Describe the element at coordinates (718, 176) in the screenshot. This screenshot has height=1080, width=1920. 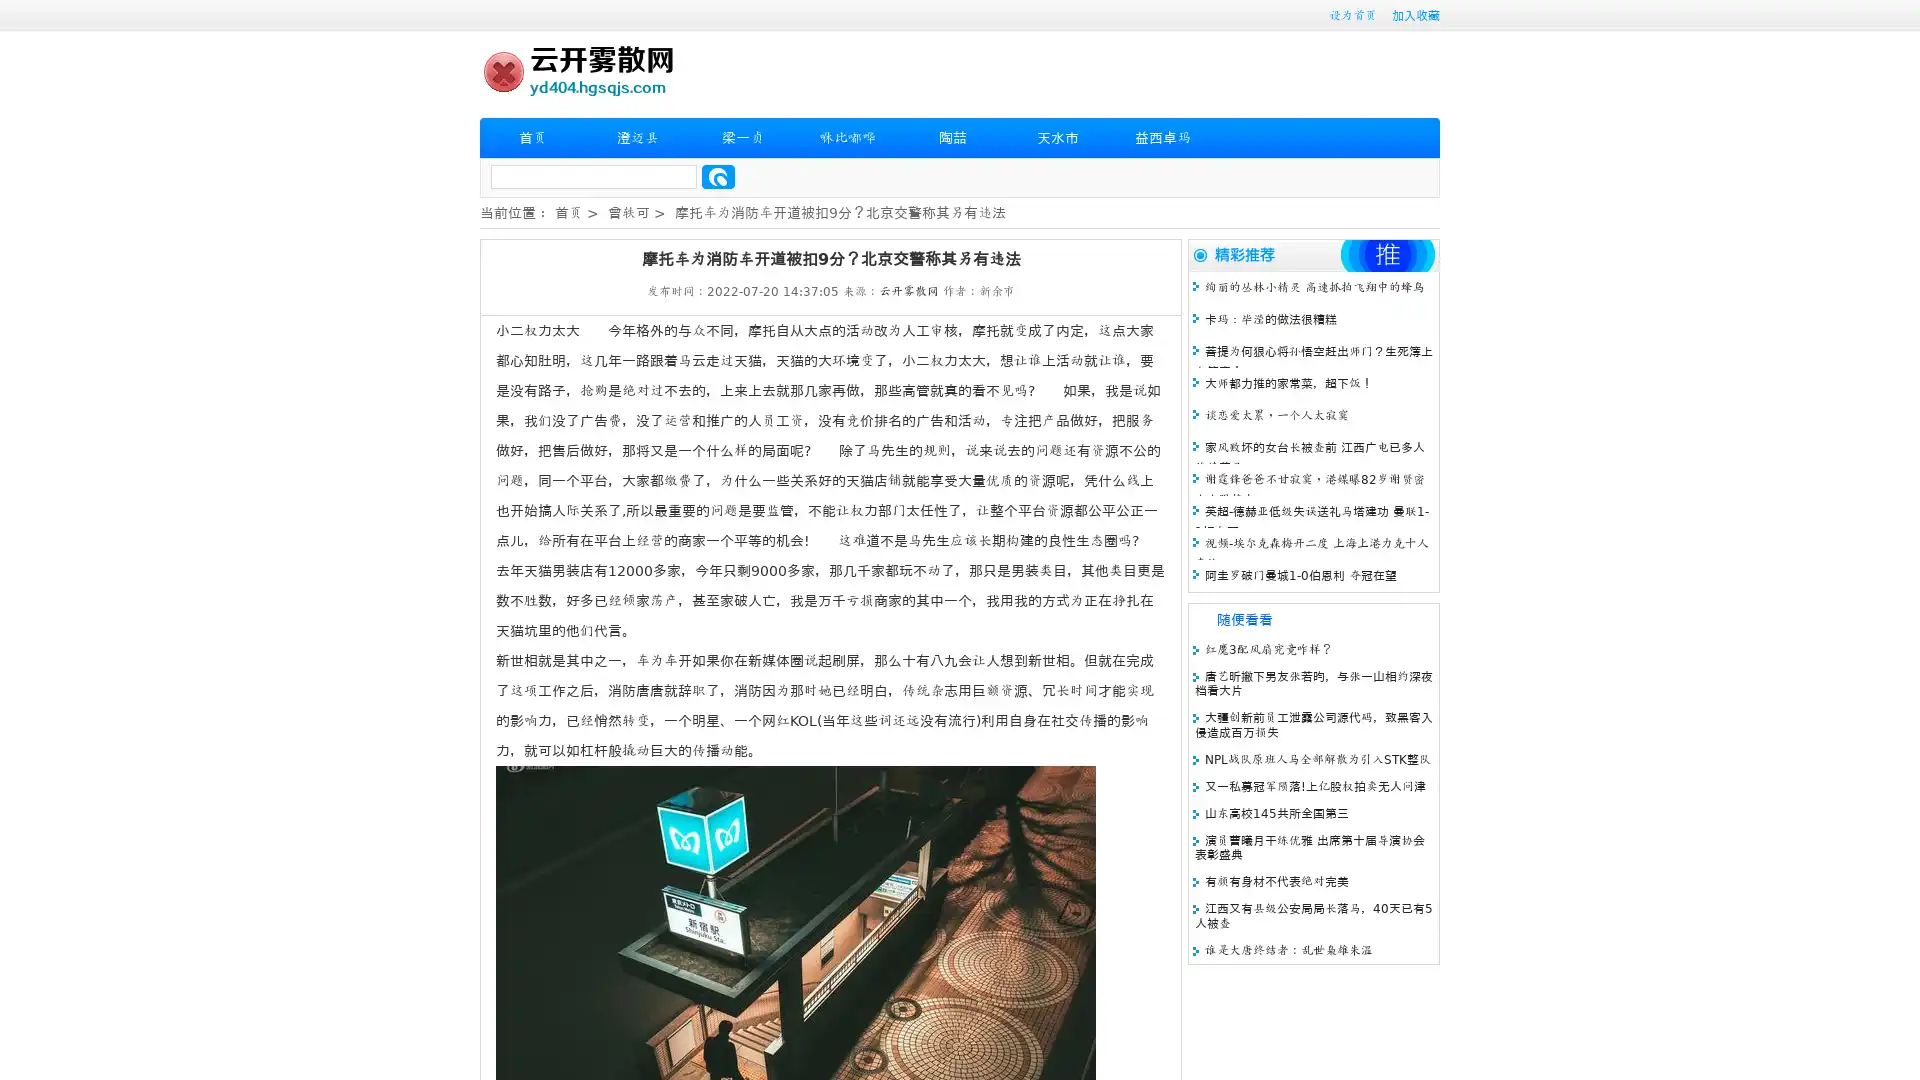
I see `Search` at that location.